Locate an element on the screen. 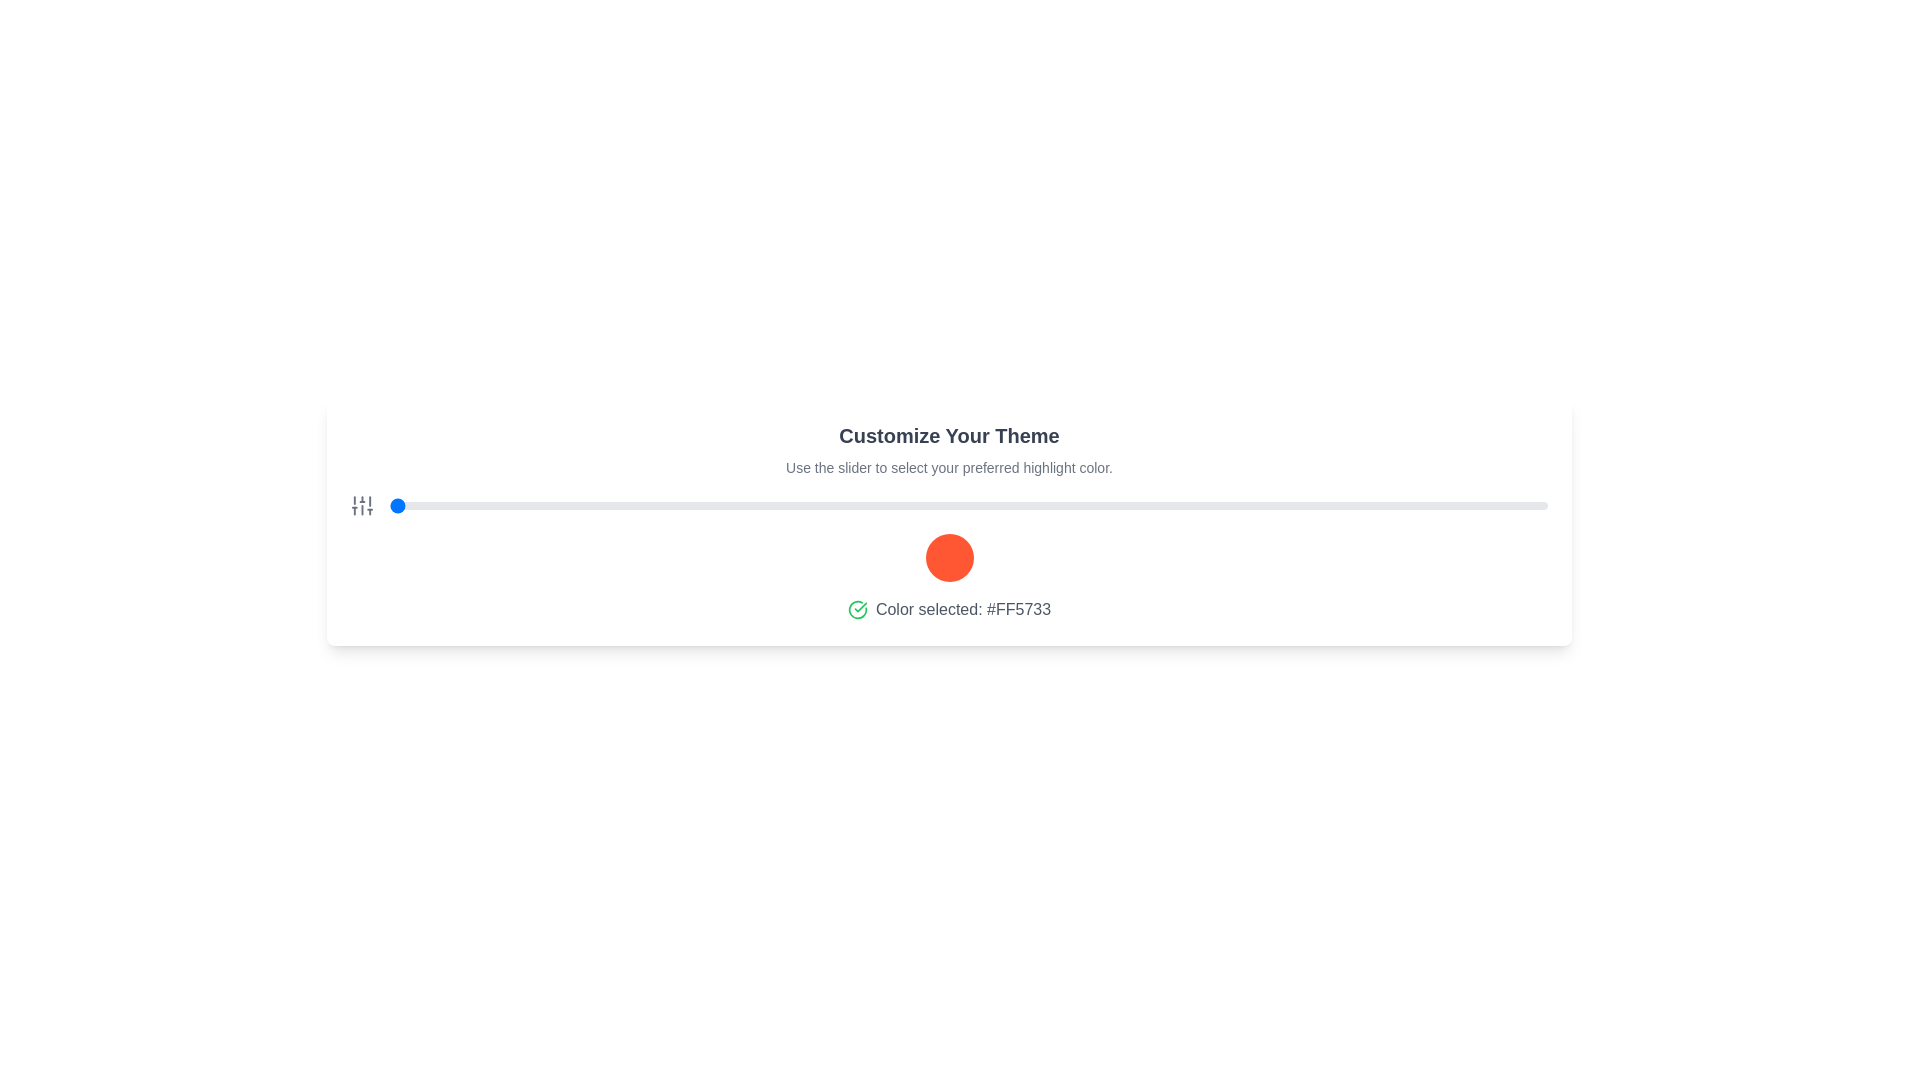 This screenshot has width=1920, height=1080. the slider value is located at coordinates (808, 504).